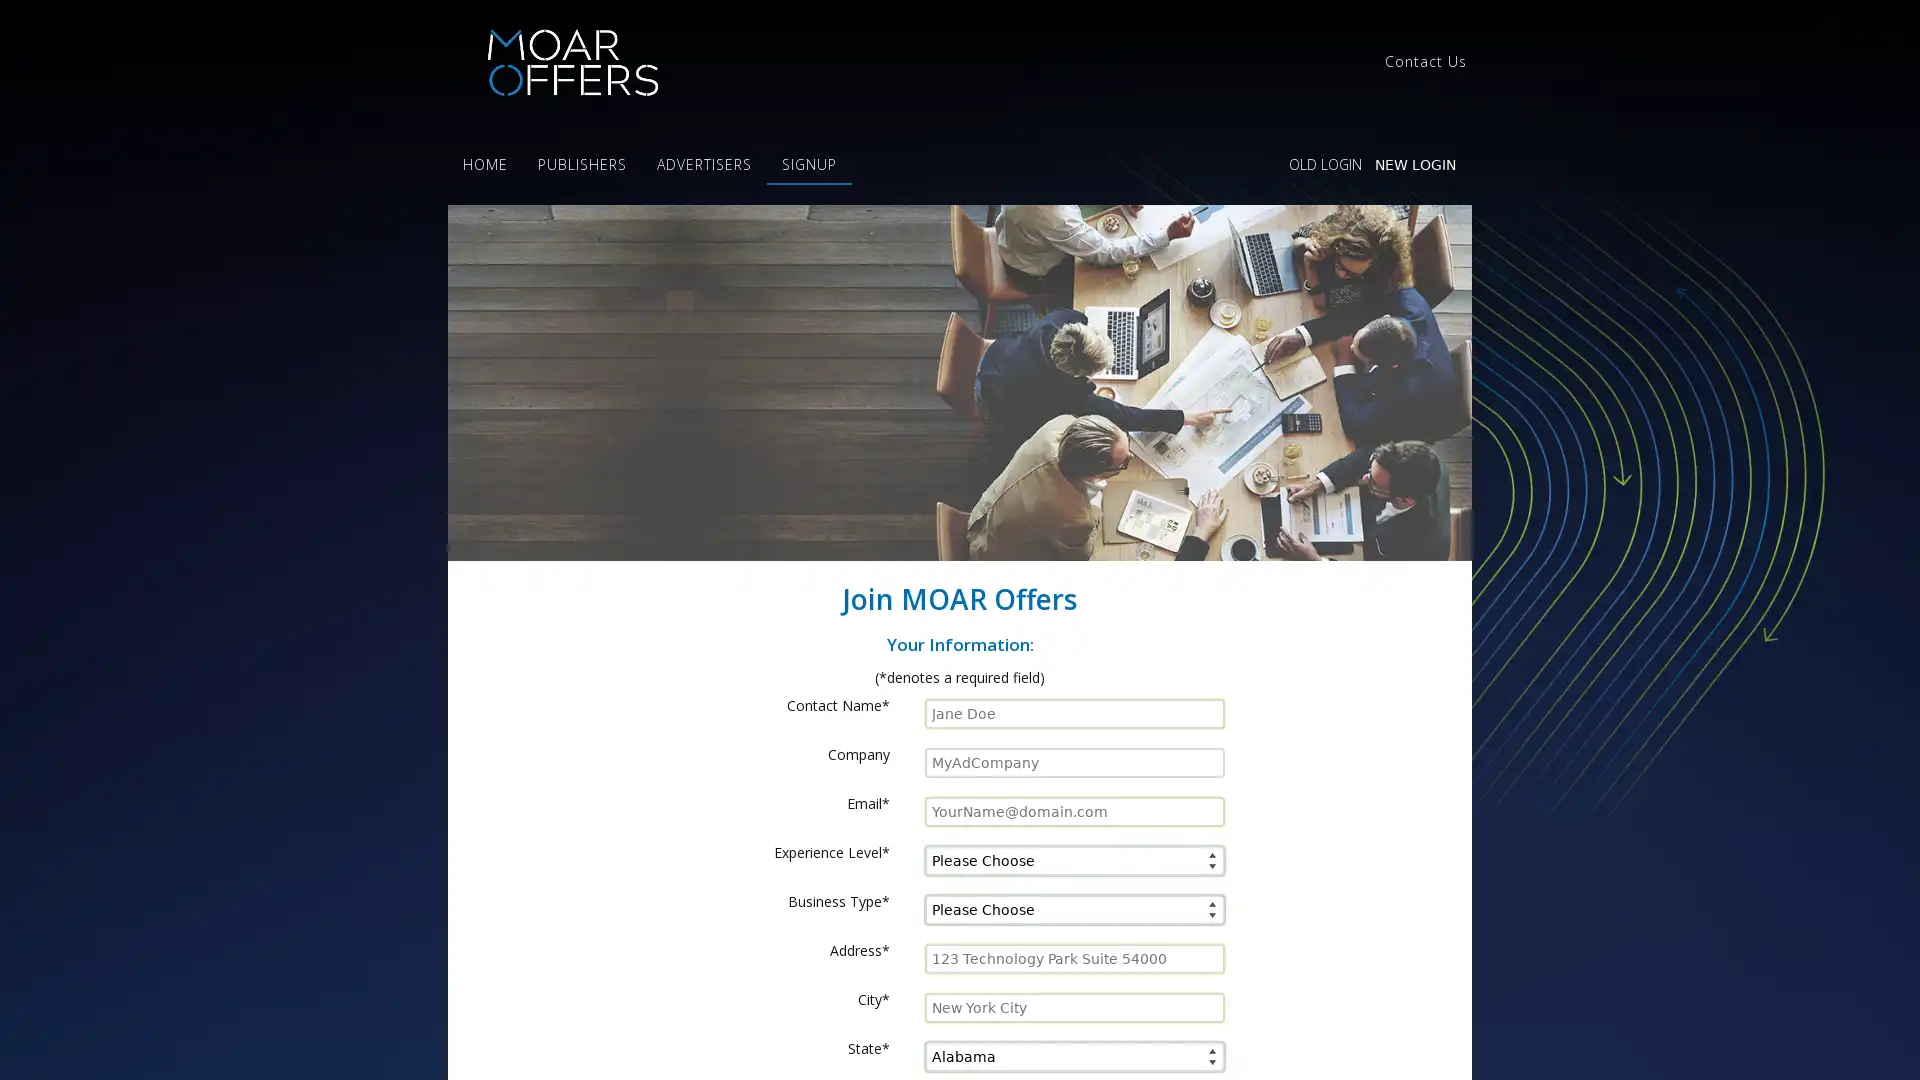 Image resolution: width=1920 pixels, height=1080 pixels. What do you see at coordinates (1414, 164) in the screenshot?
I see `NEW LOGIN` at bounding box center [1414, 164].